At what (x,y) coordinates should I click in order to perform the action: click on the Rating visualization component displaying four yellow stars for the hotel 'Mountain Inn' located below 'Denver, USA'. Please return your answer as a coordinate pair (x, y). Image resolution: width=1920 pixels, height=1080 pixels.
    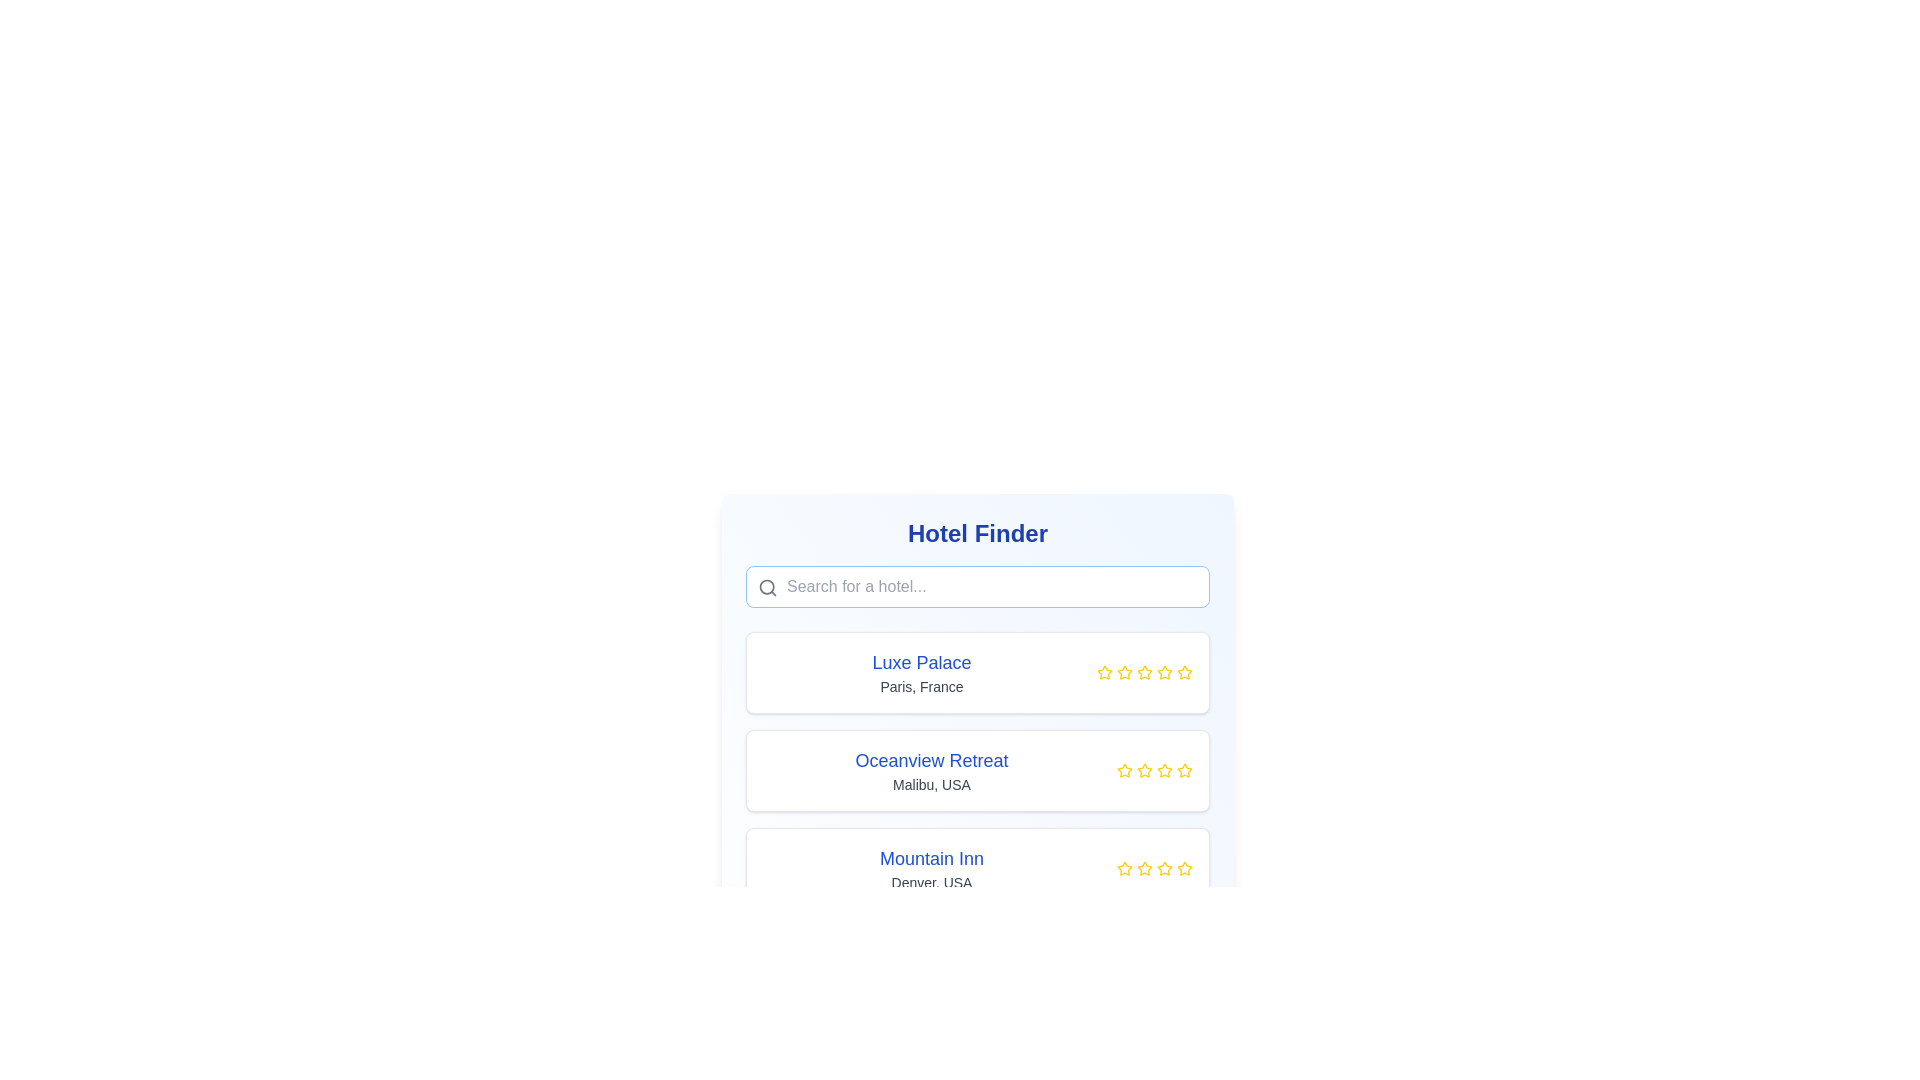
    Looking at the image, I should click on (1155, 867).